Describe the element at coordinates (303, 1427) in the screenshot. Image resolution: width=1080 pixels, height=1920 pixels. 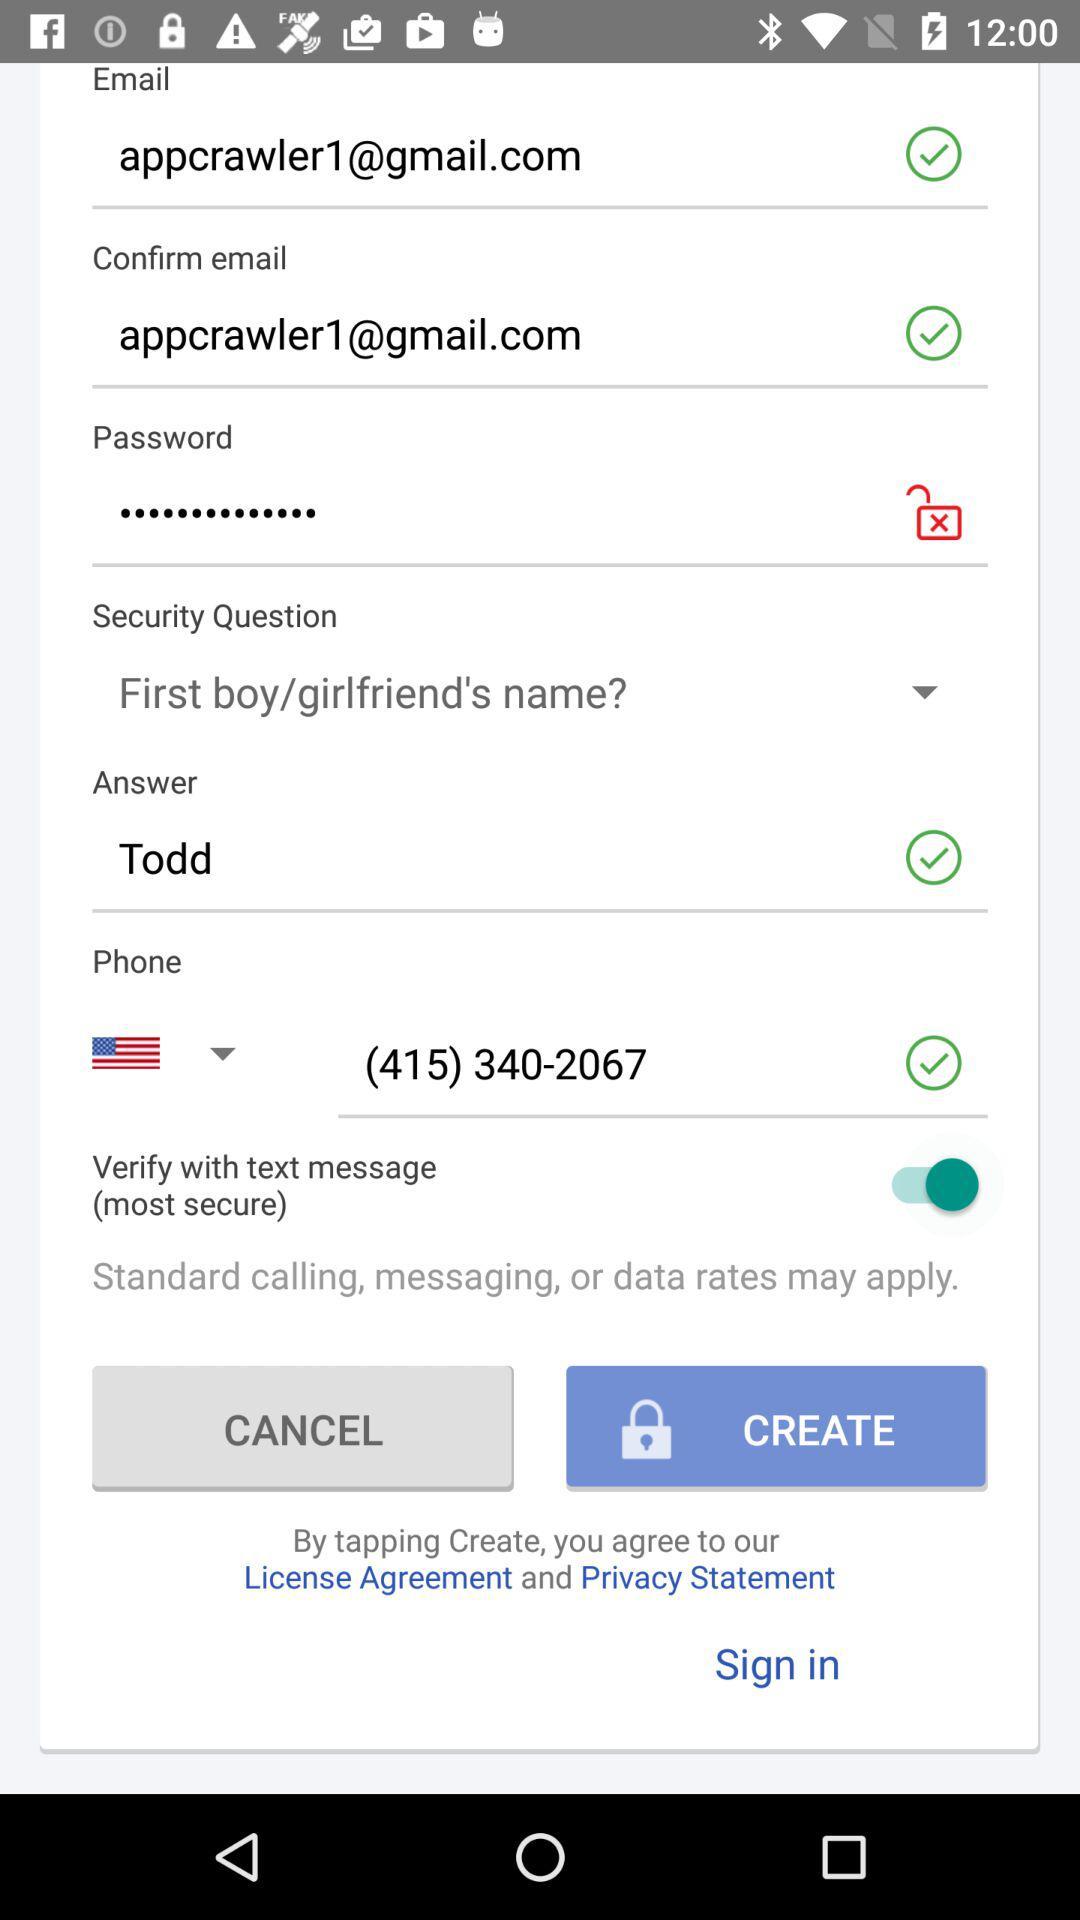
I see `item at the bottom left corner` at that location.